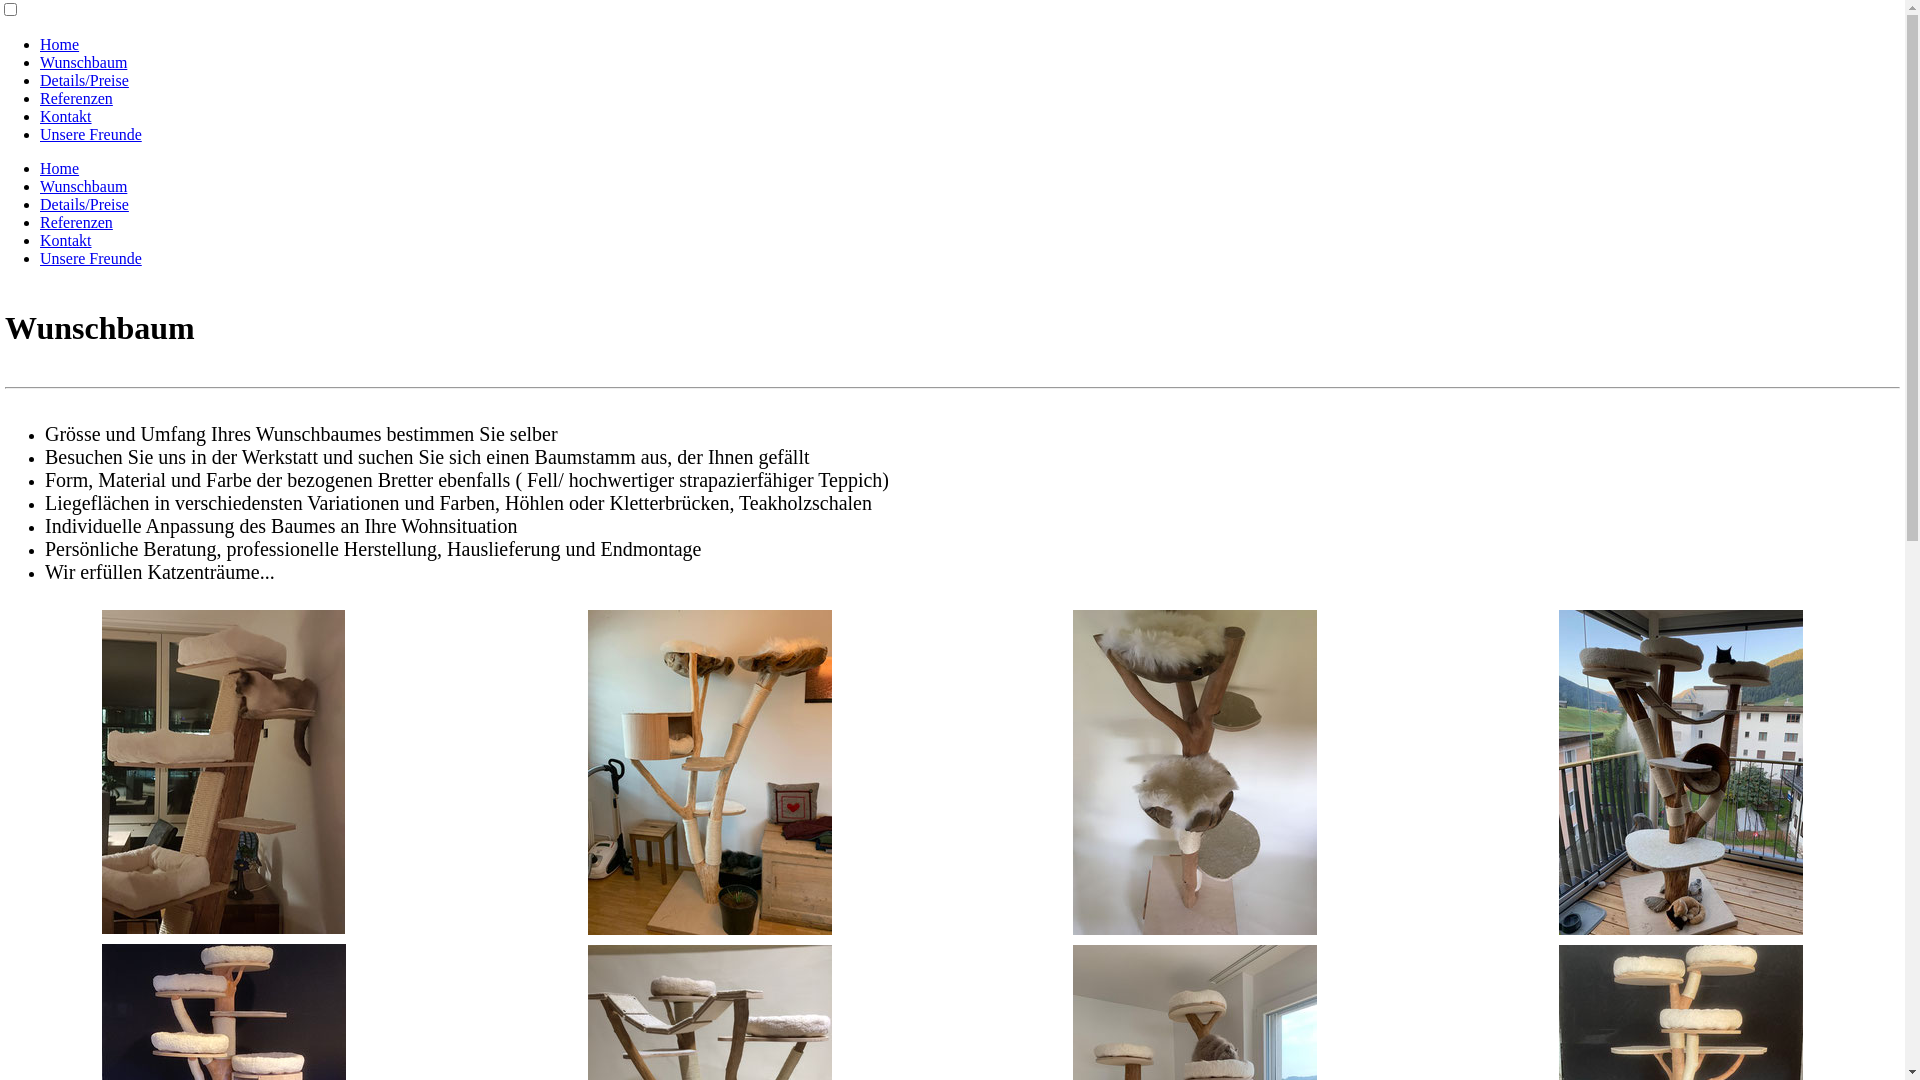 Image resolution: width=1920 pixels, height=1080 pixels. Describe the element at coordinates (83, 204) in the screenshot. I see `'Details/Preise'` at that location.